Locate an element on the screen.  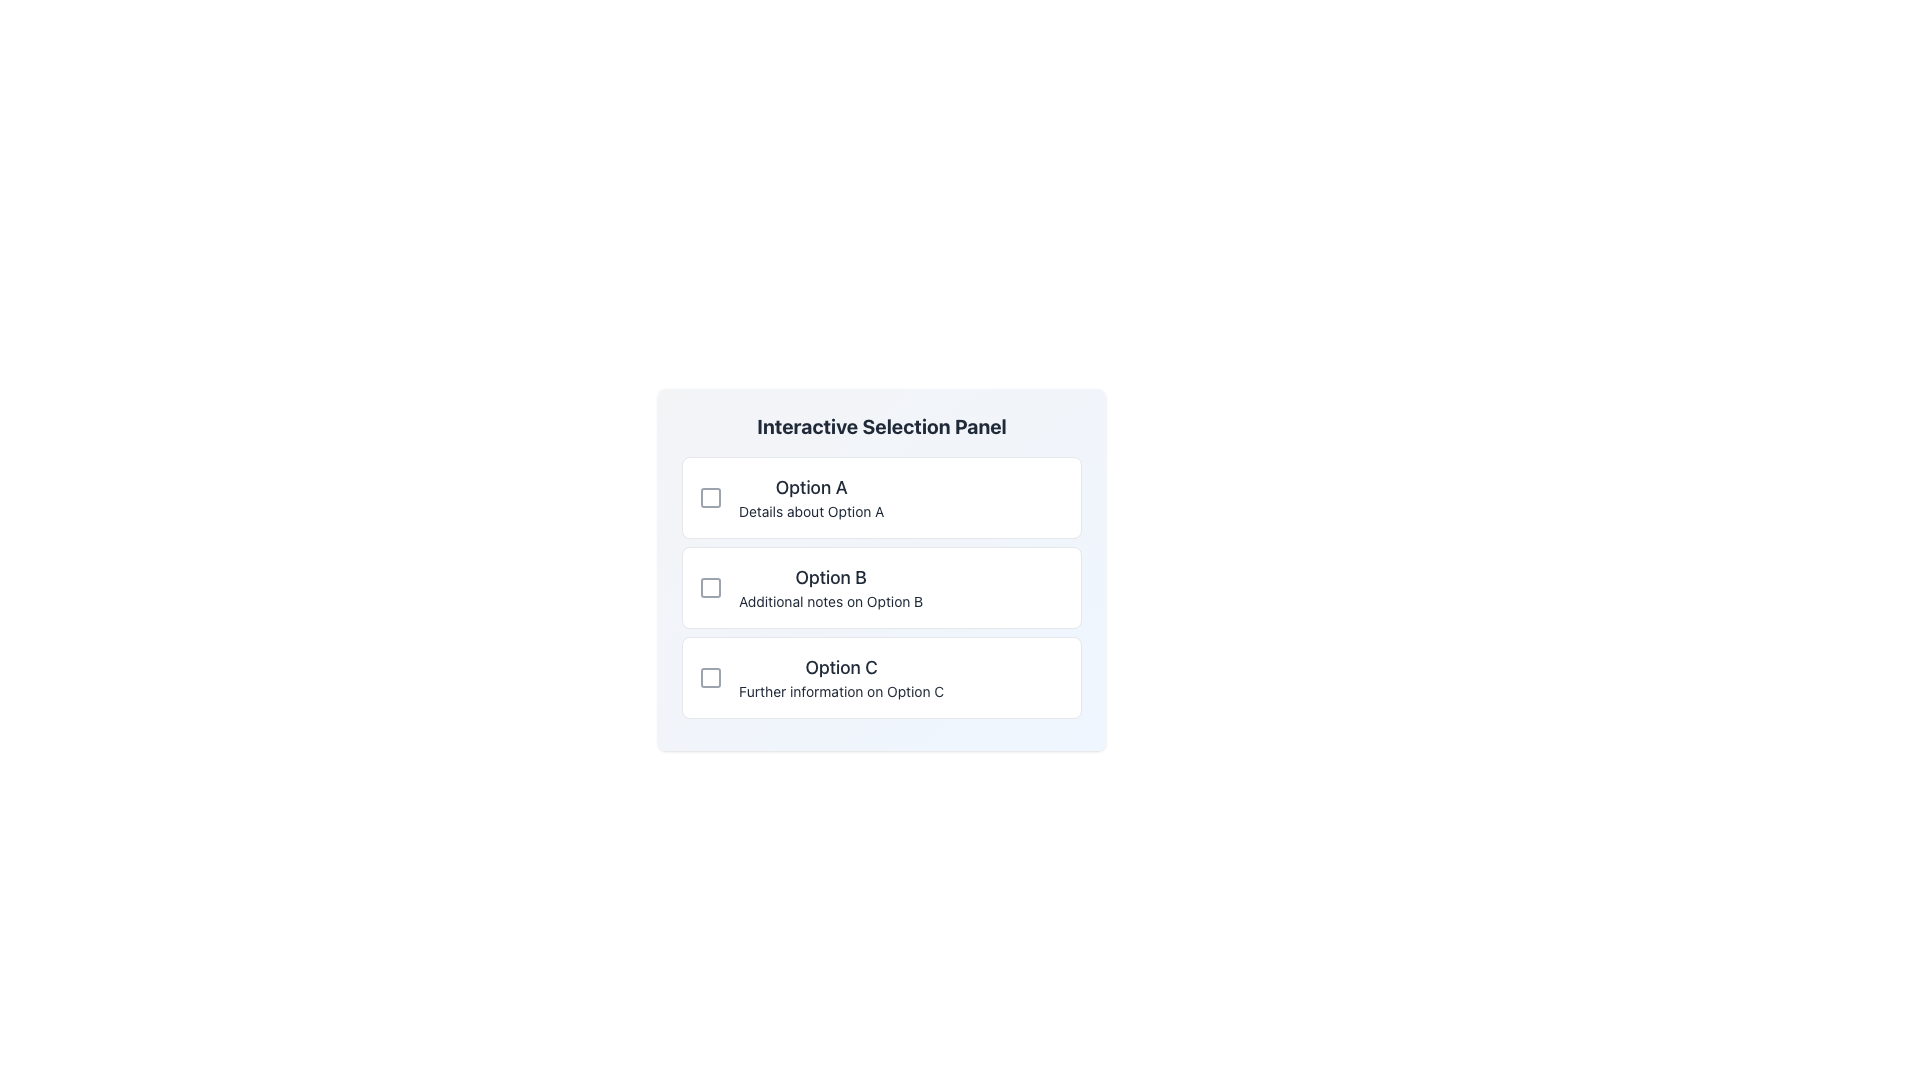
the checkbox for 'Option A' is located at coordinates (710, 496).